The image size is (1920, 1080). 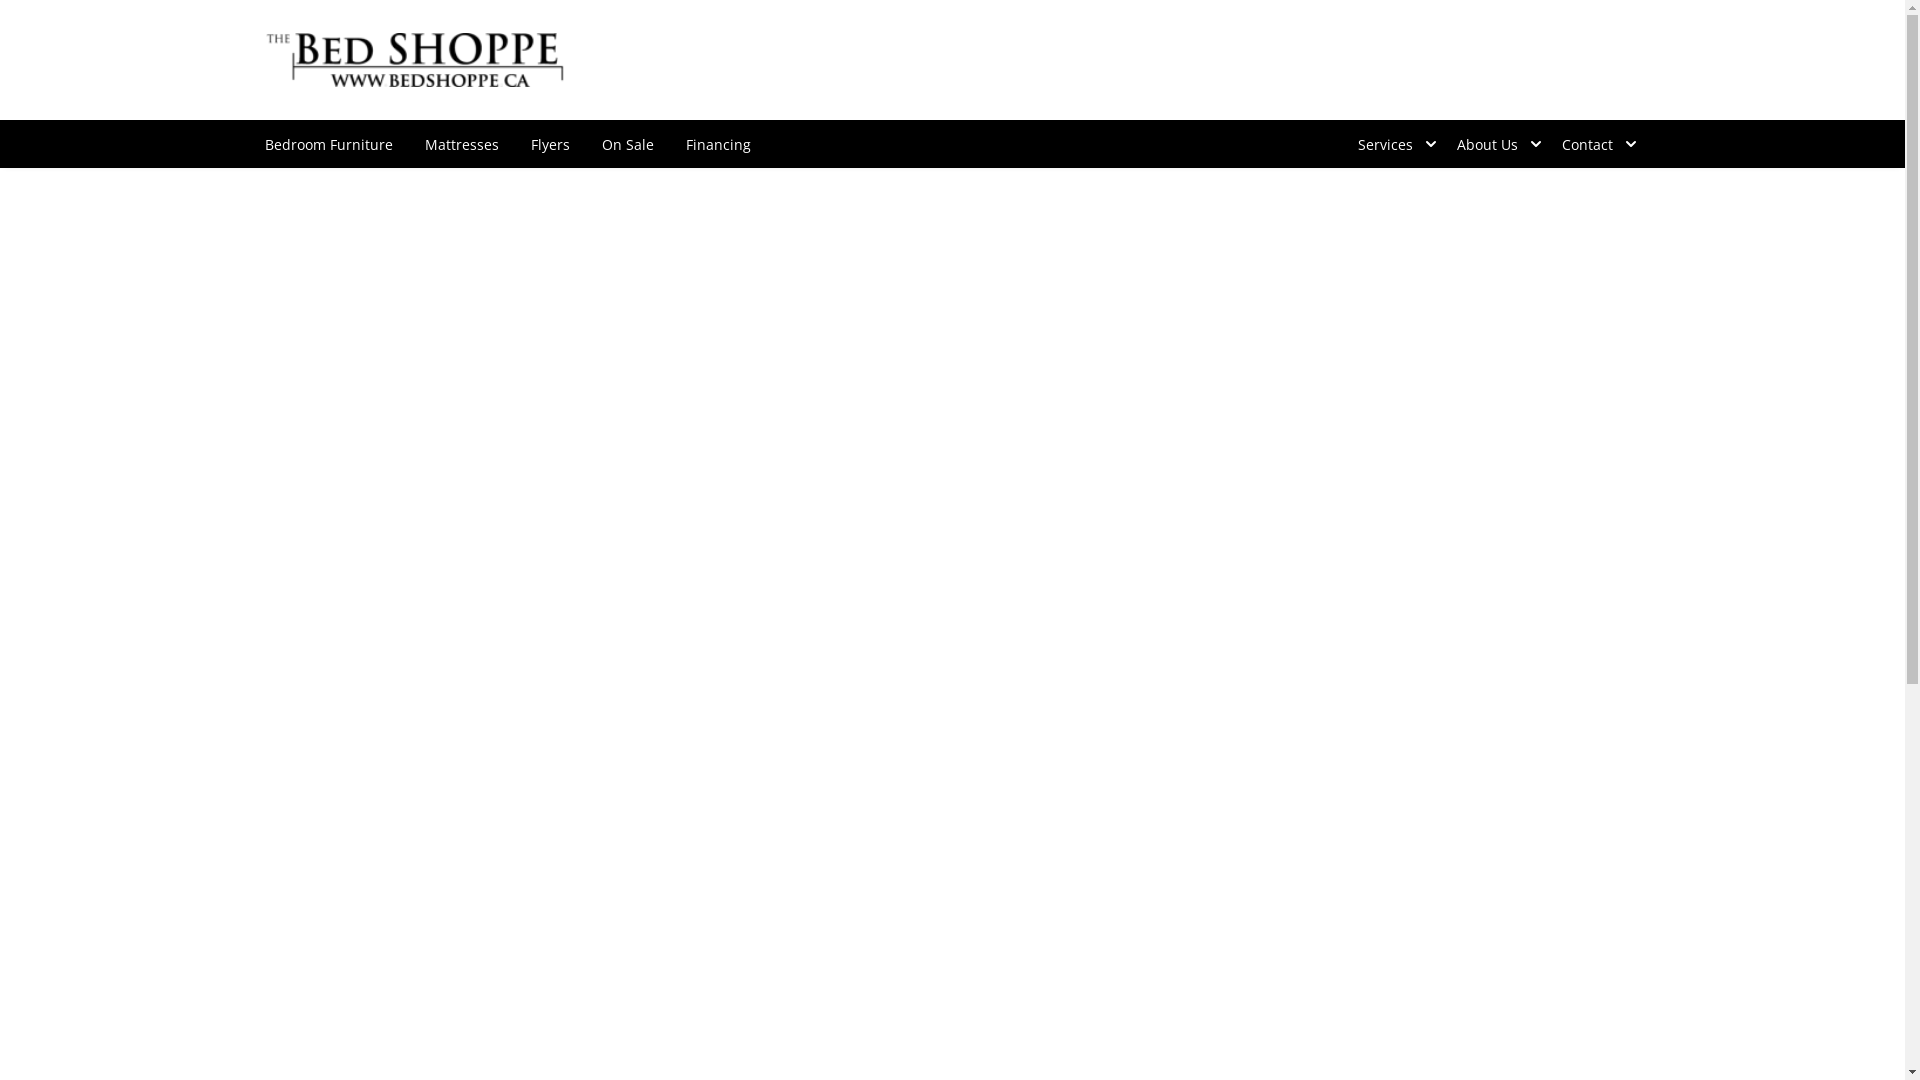 I want to click on 'On Sale', so click(x=627, y=142).